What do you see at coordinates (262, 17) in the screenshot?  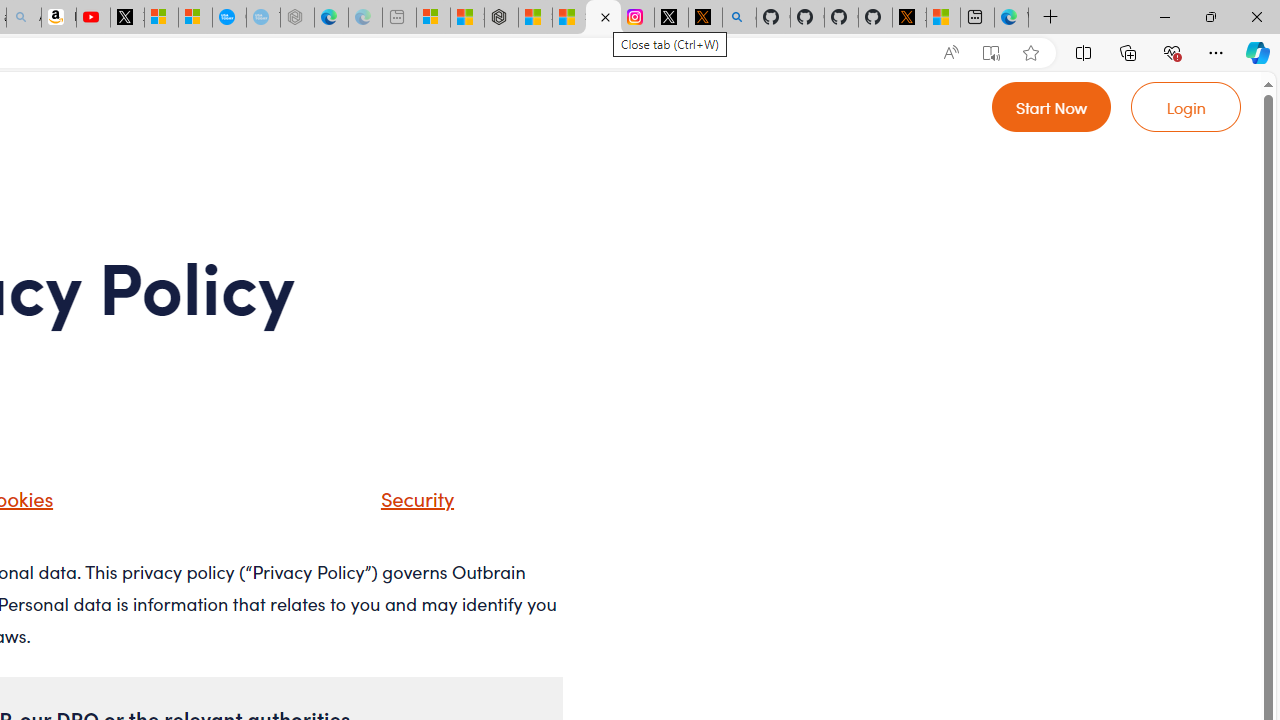 I see `'The most popular Google '` at bounding box center [262, 17].